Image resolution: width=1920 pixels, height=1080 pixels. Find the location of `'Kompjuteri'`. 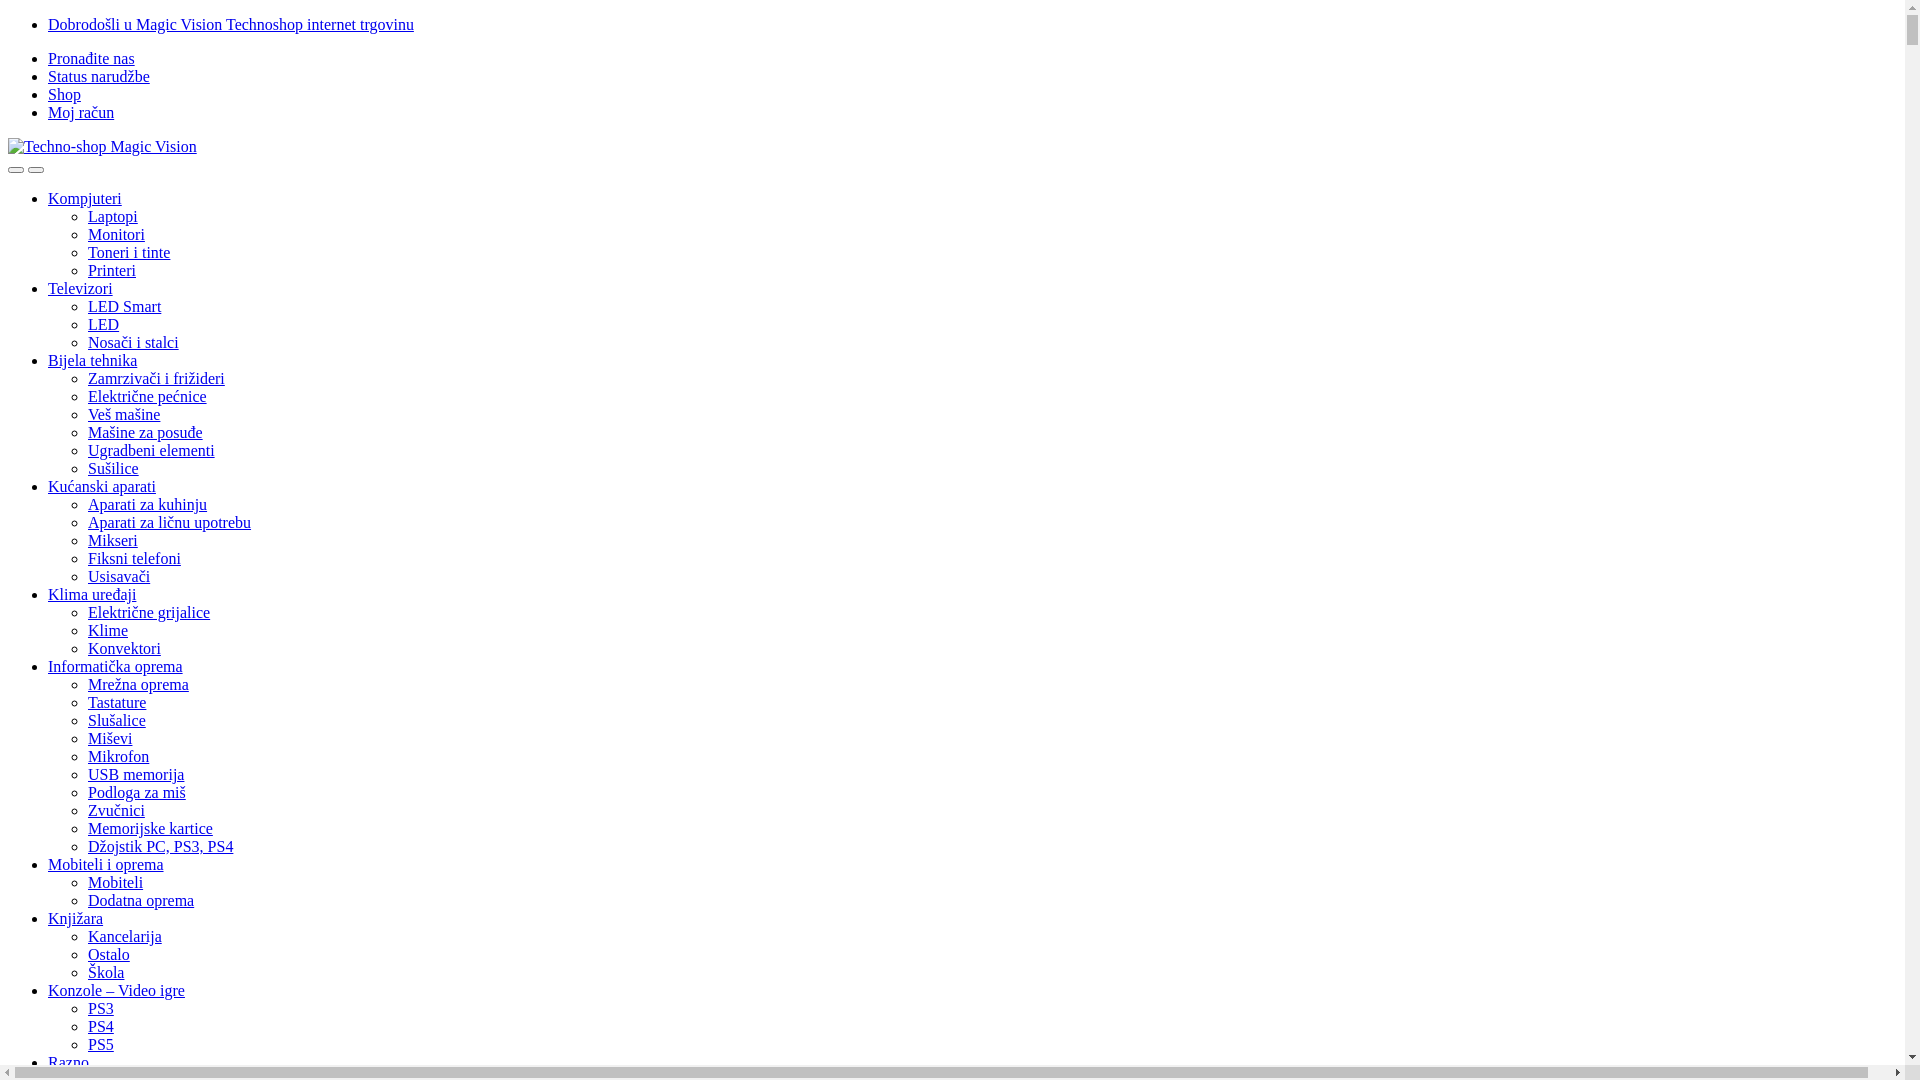

'Kompjuteri' is located at coordinates (84, 198).